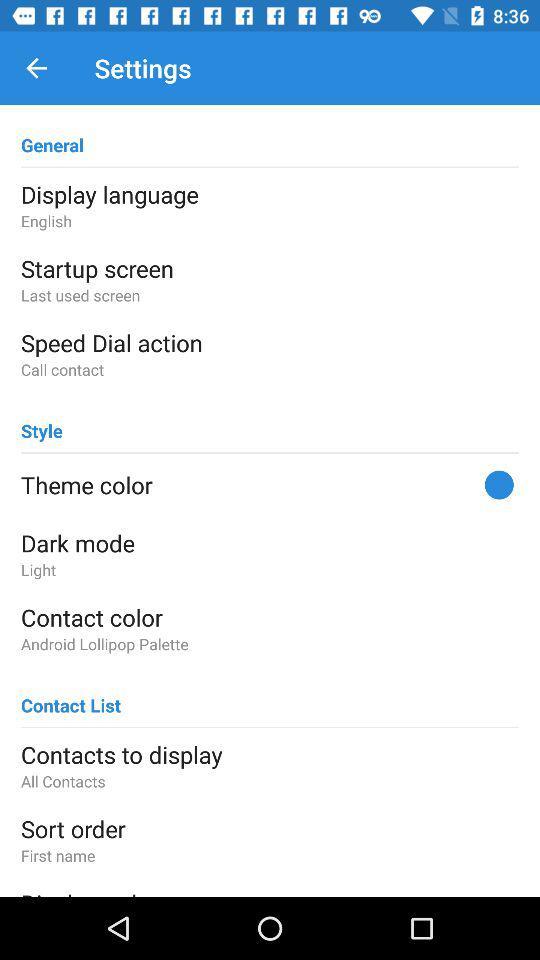 This screenshot has width=540, height=960. Describe the element at coordinates (270, 569) in the screenshot. I see `icon above the contact color item` at that location.